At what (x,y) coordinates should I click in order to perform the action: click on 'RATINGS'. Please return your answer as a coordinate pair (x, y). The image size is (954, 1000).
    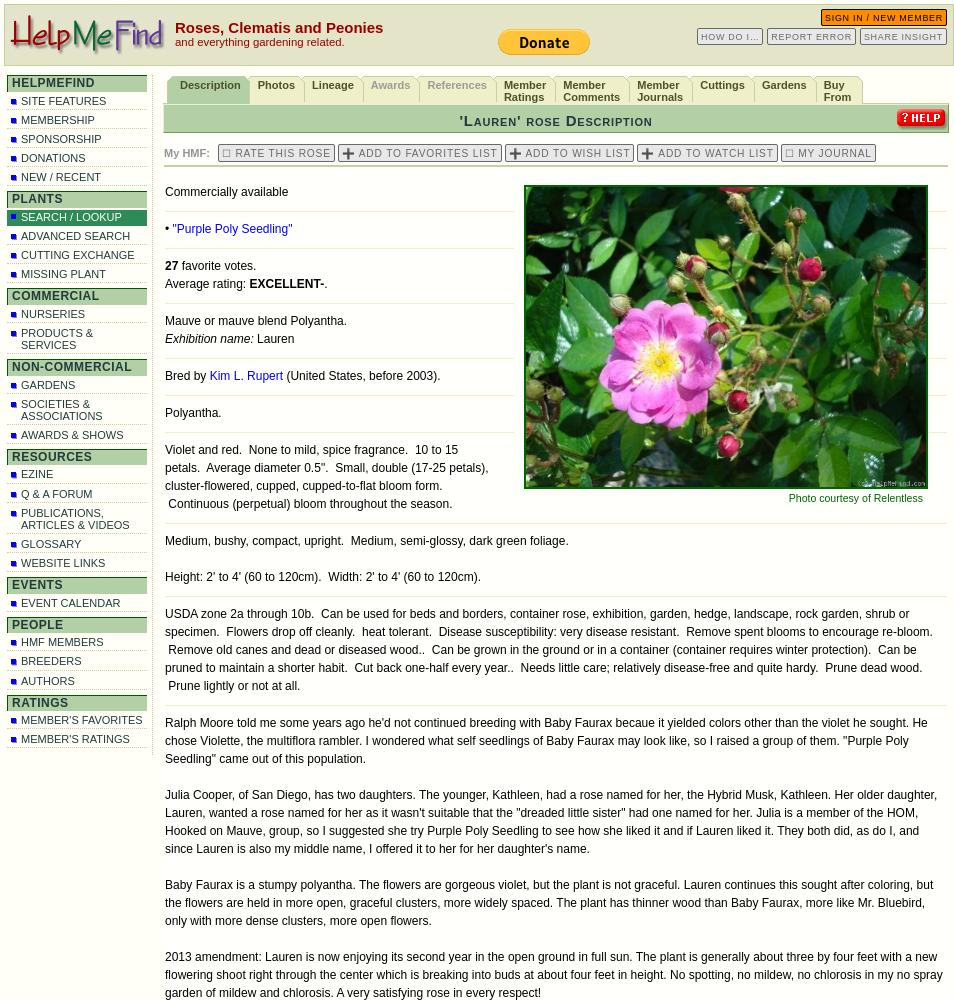
    Looking at the image, I should click on (38, 701).